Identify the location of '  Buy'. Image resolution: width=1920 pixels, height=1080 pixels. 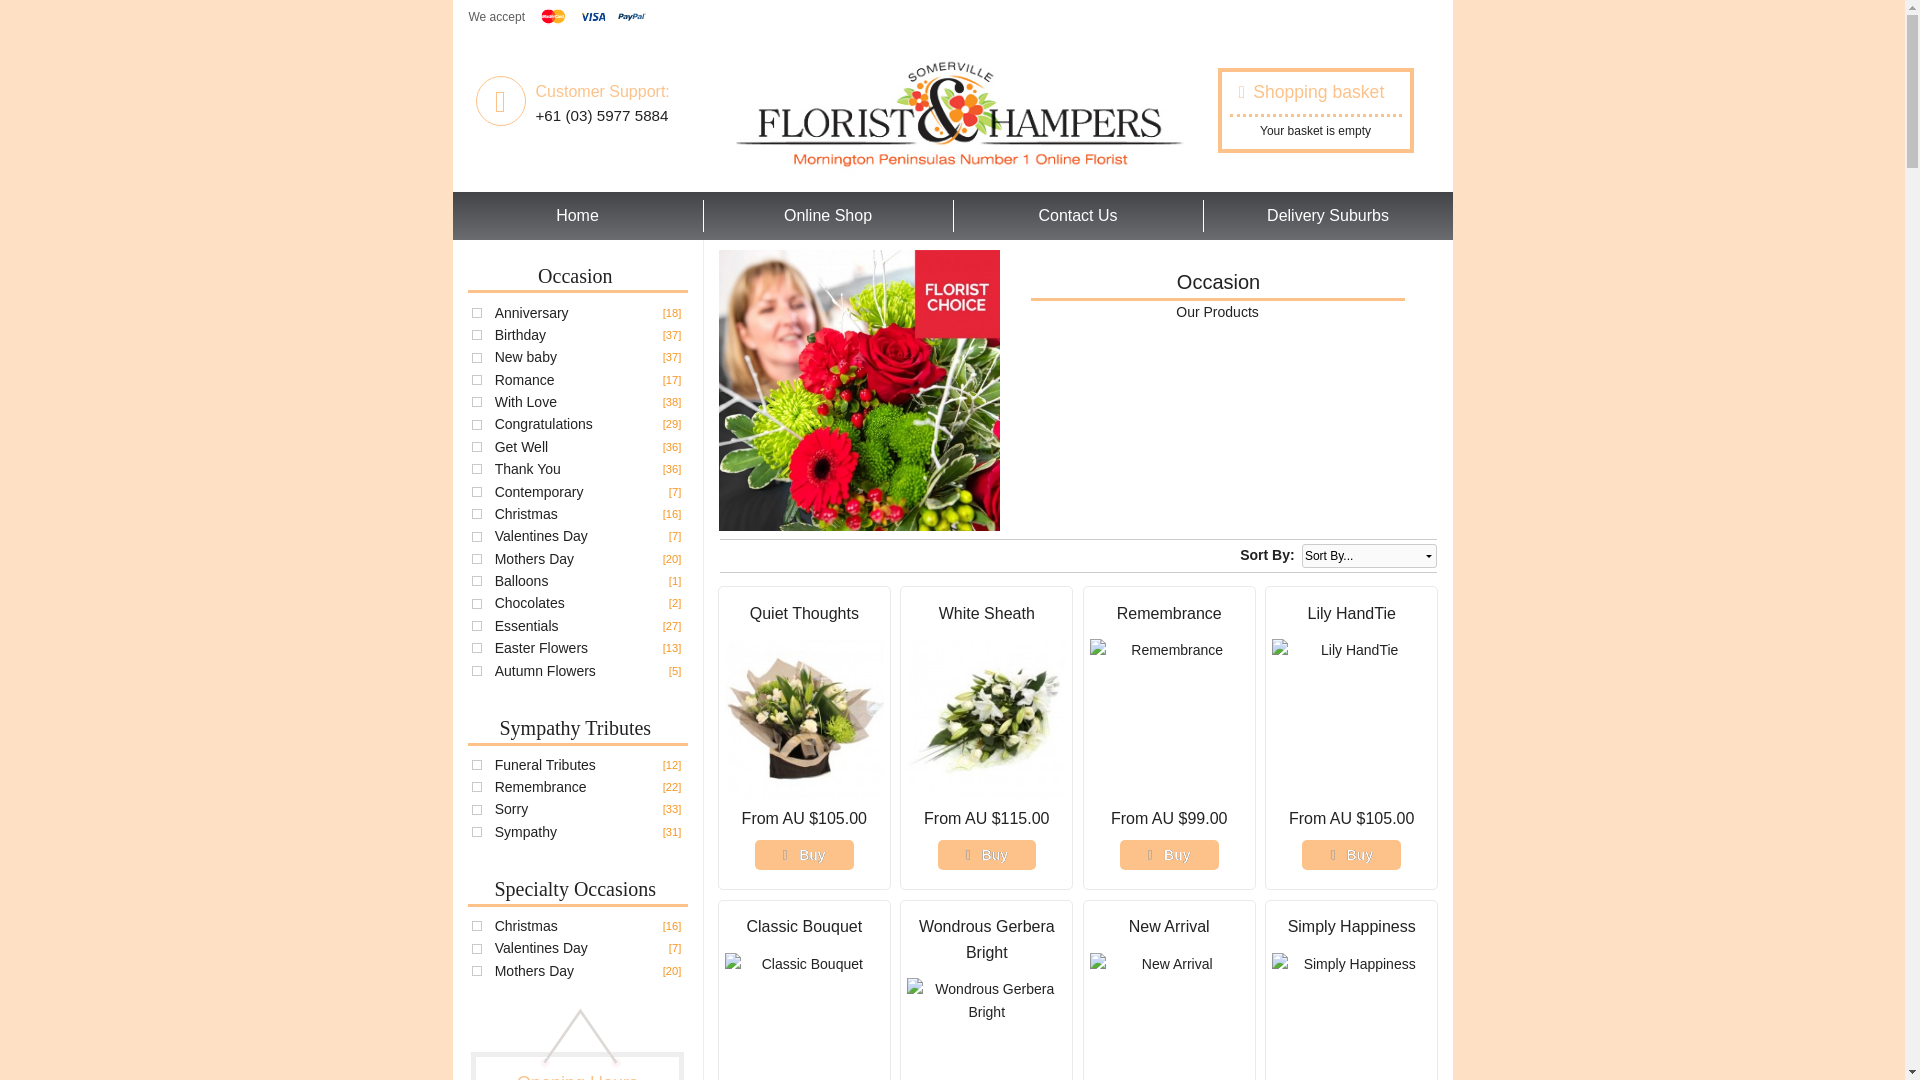
(1169, 855).